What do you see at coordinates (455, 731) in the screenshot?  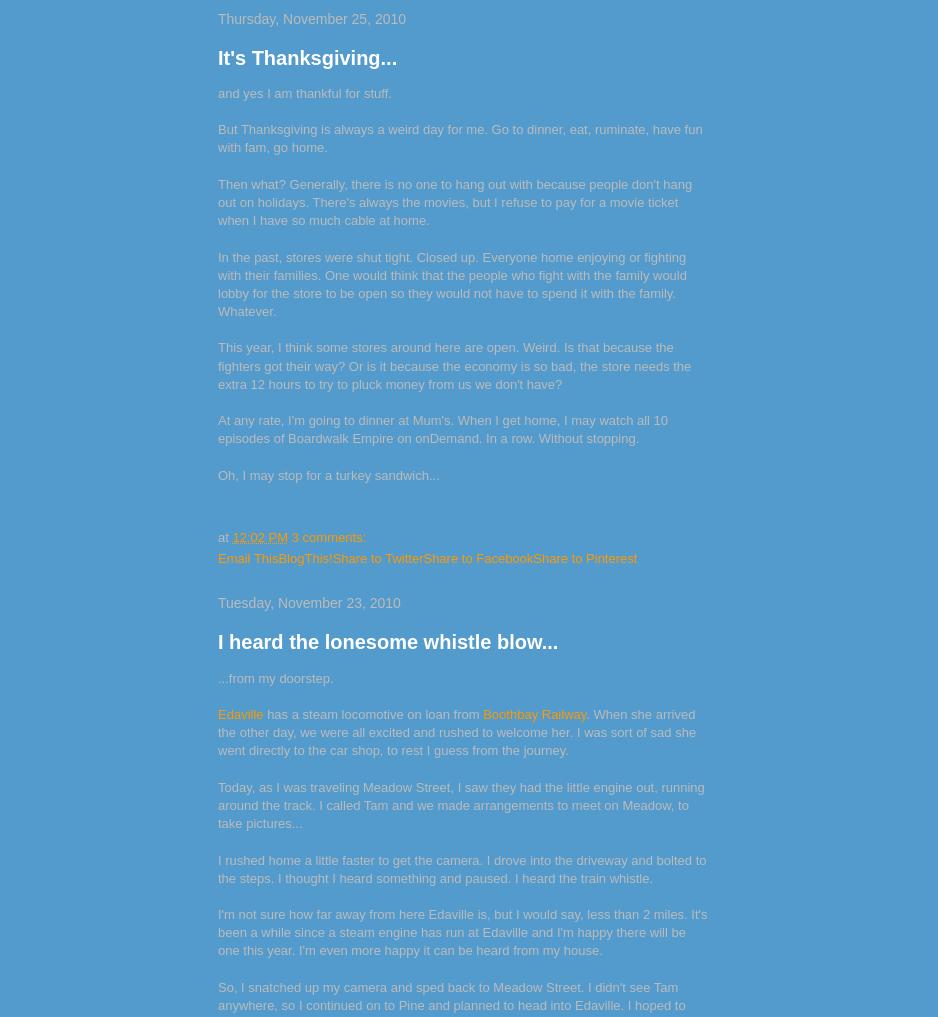 I see `'. When she arrived the other day, we were all excited and rushed to welcome her. I was sort of sad she went directly to the car shop, to rest I guess from the journey.'` at bounding box center [455, 731].